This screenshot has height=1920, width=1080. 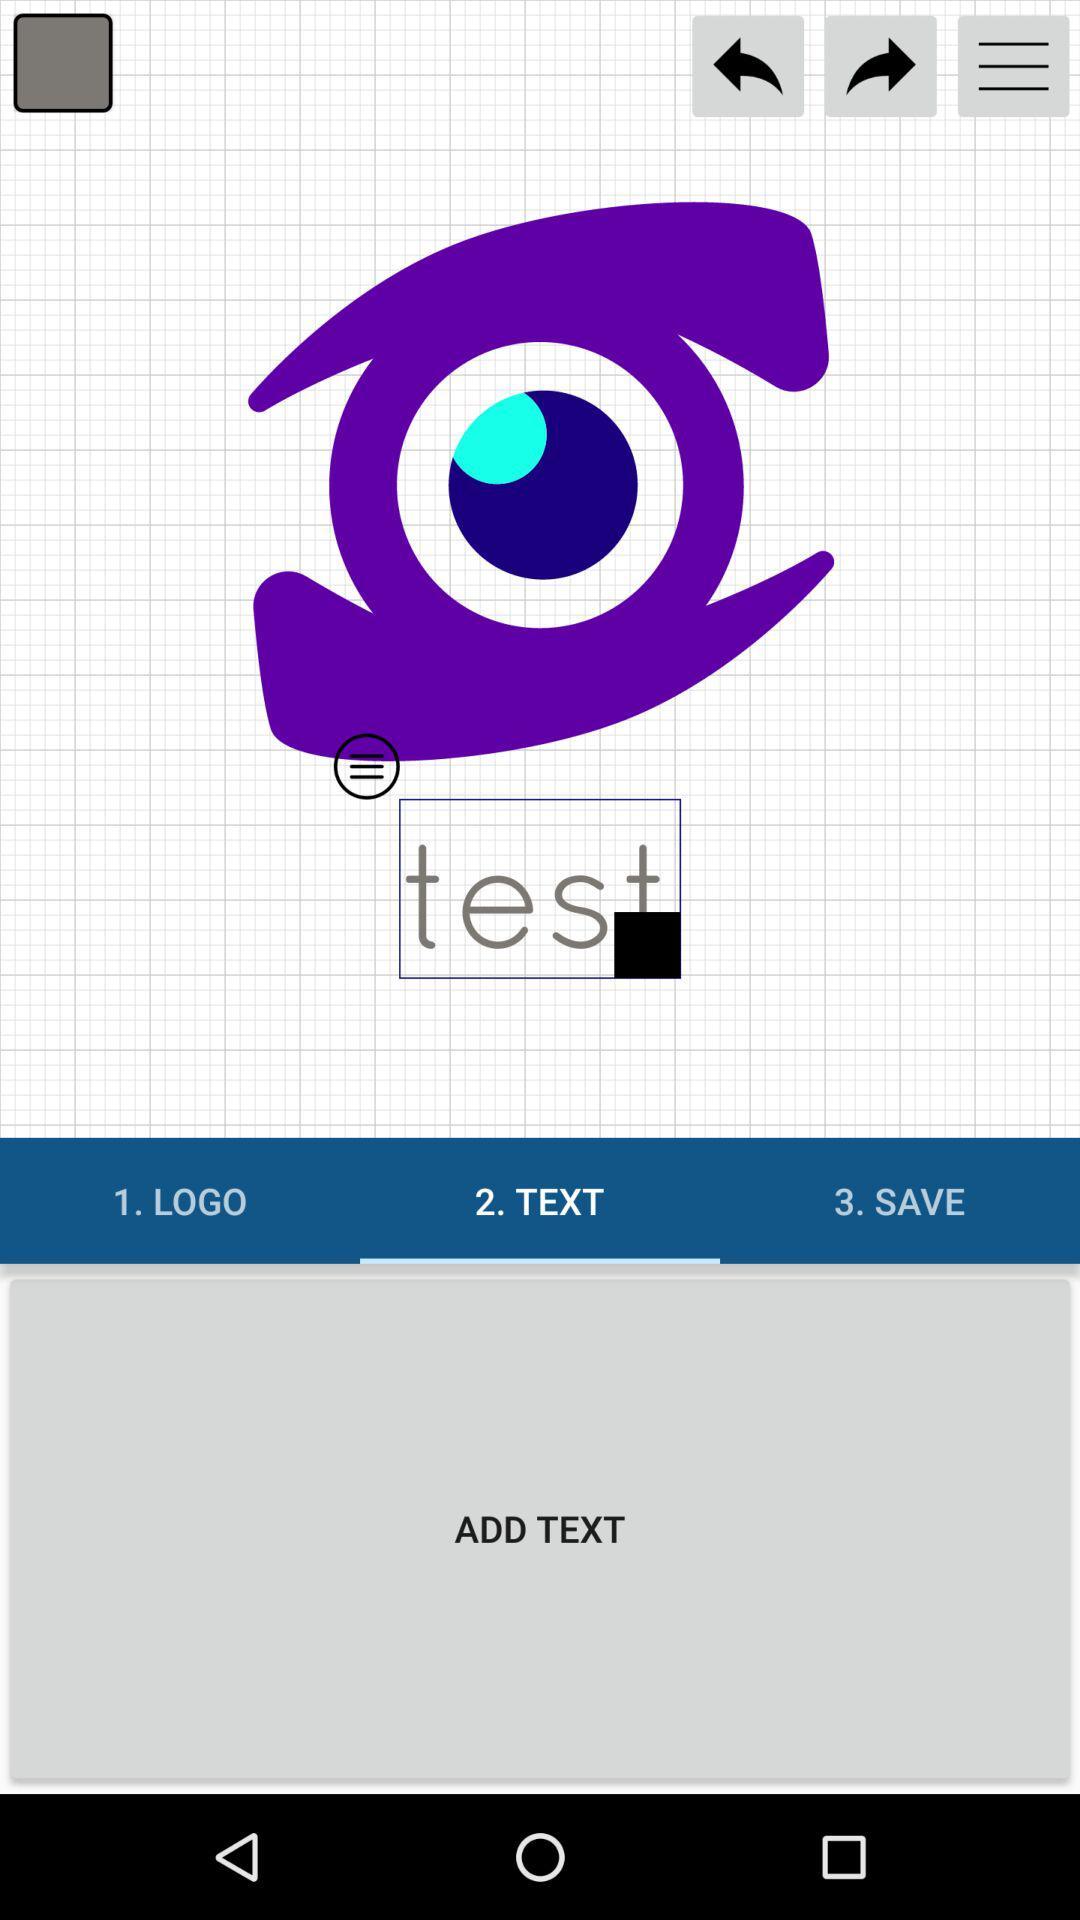 What do you see at coordinates (748, 66) in the screenshot?
I see `undo changes` at bounding box center [748, 66].